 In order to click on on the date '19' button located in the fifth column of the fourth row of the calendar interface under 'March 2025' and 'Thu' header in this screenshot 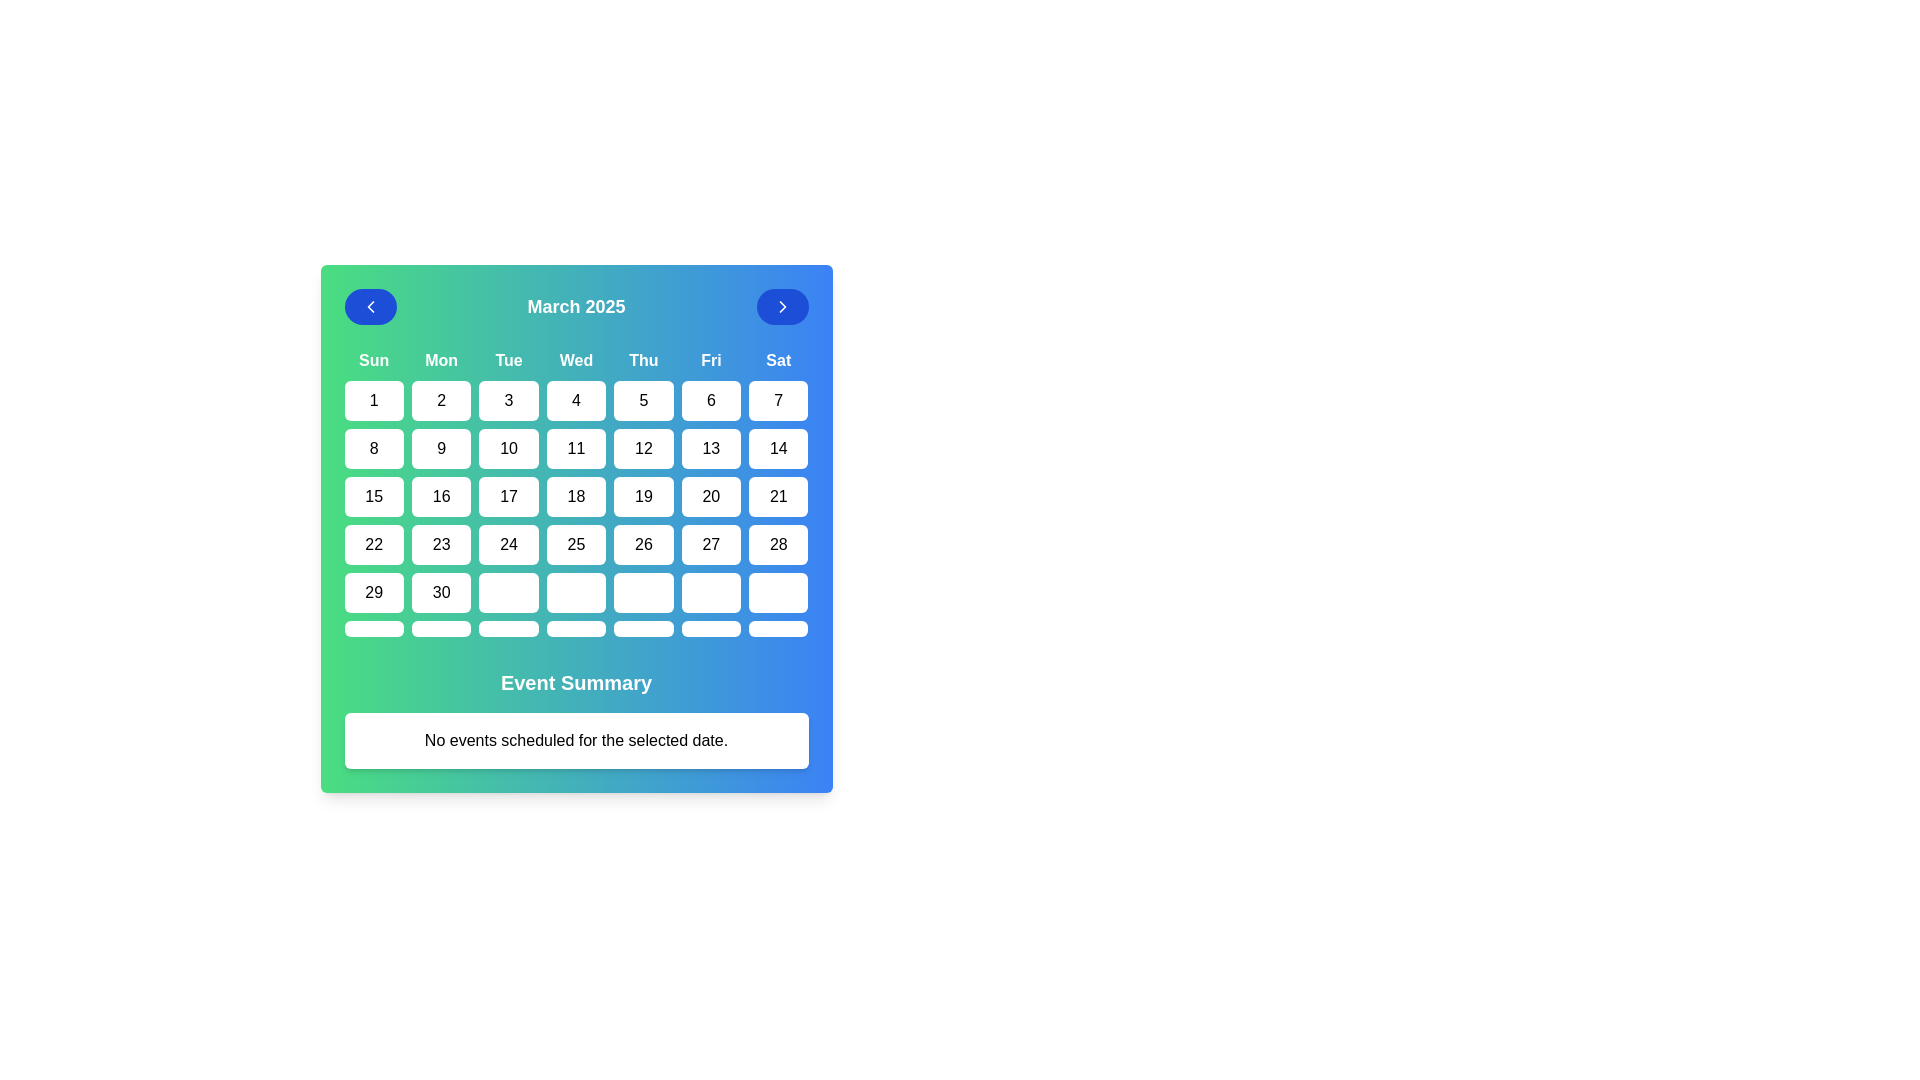, I will do `click(643, 496)`.